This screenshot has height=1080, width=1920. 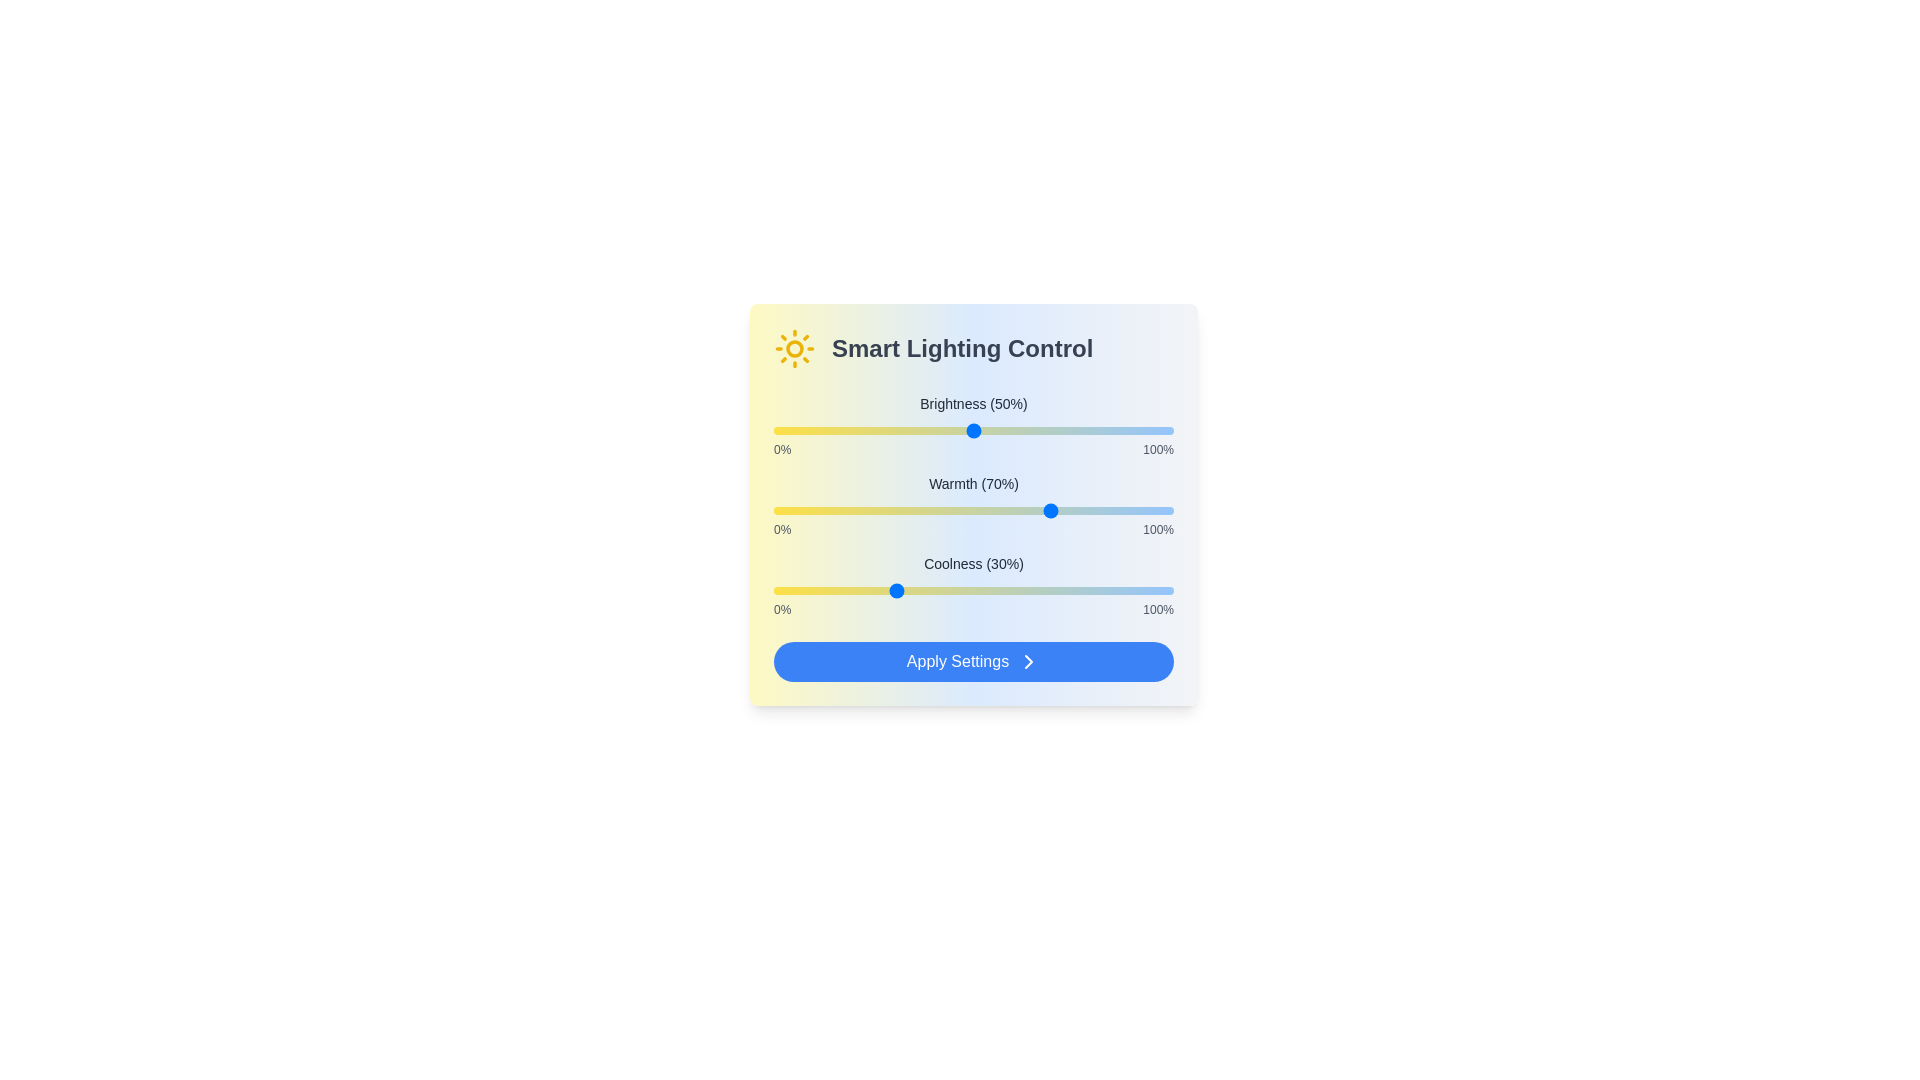 I want to click on the Coolness slider to 82%, so click(x=1101, y=589).